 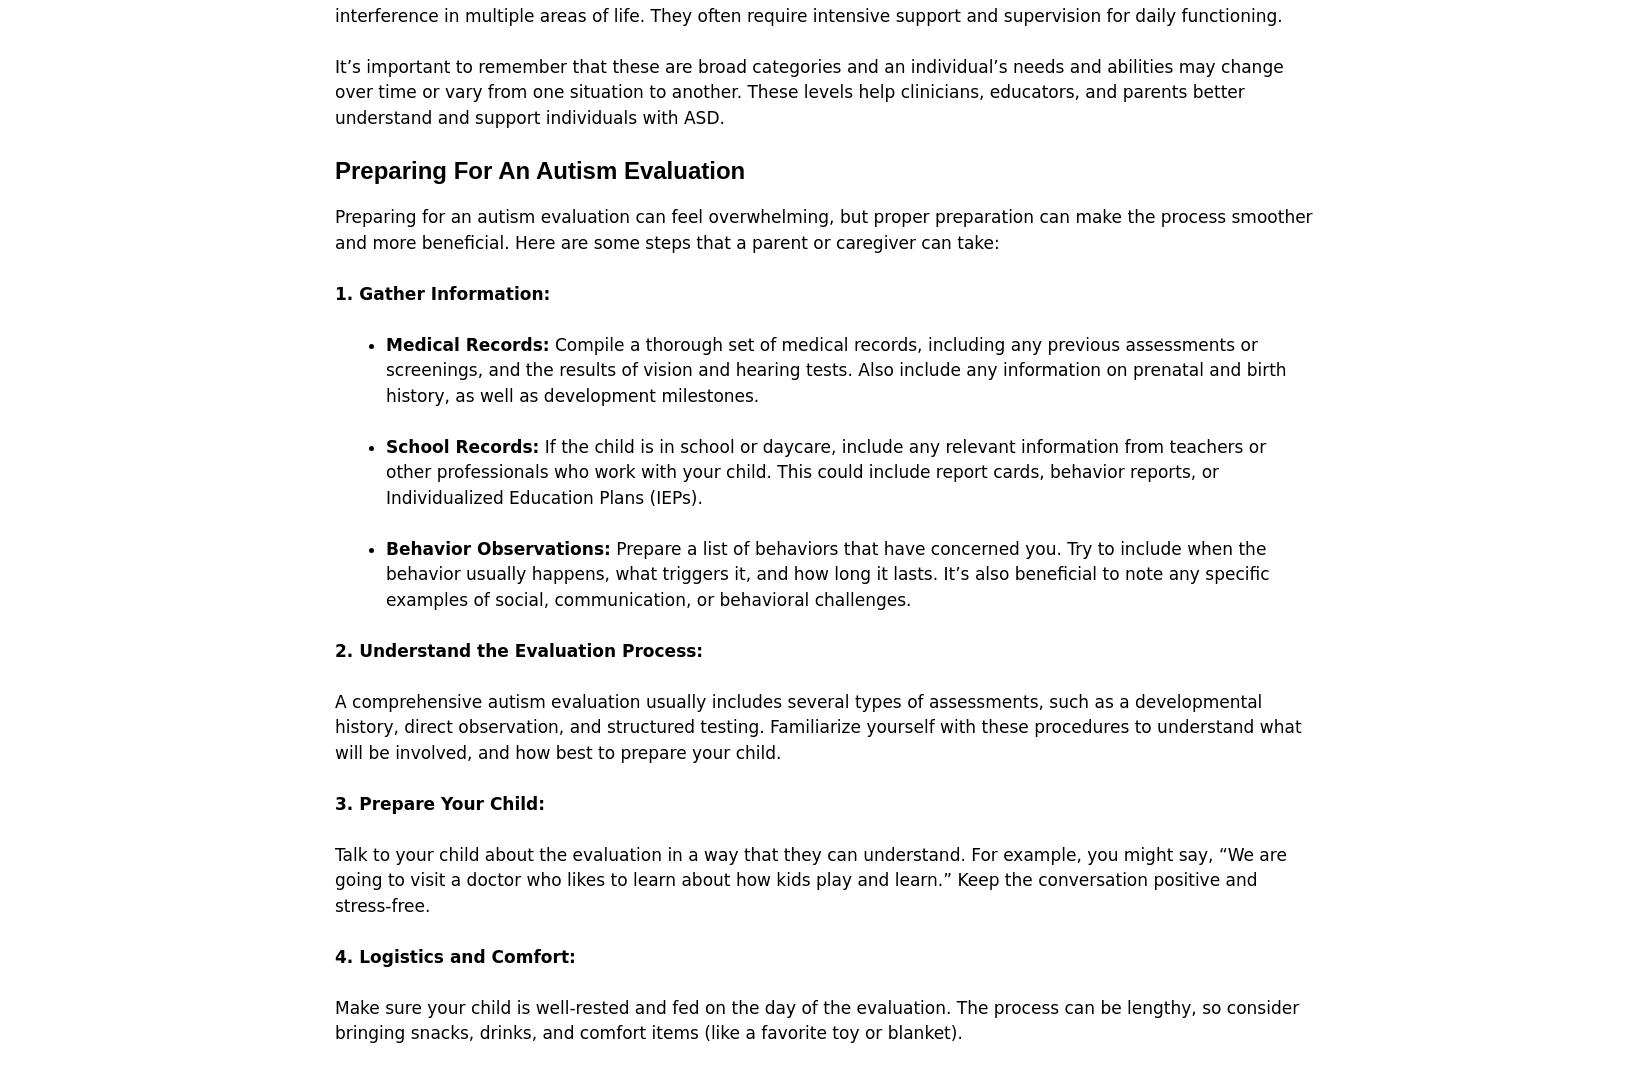 What do you see at coordinates (385, 368) in the screenshot?
I see `'Compile a thorough set of medical records, including any previous assessments or screenings, and the results of vision and hearing tests. Also include any information on prenatal and birth history, as well as development milestones.'` at bounding box center [385, 368].